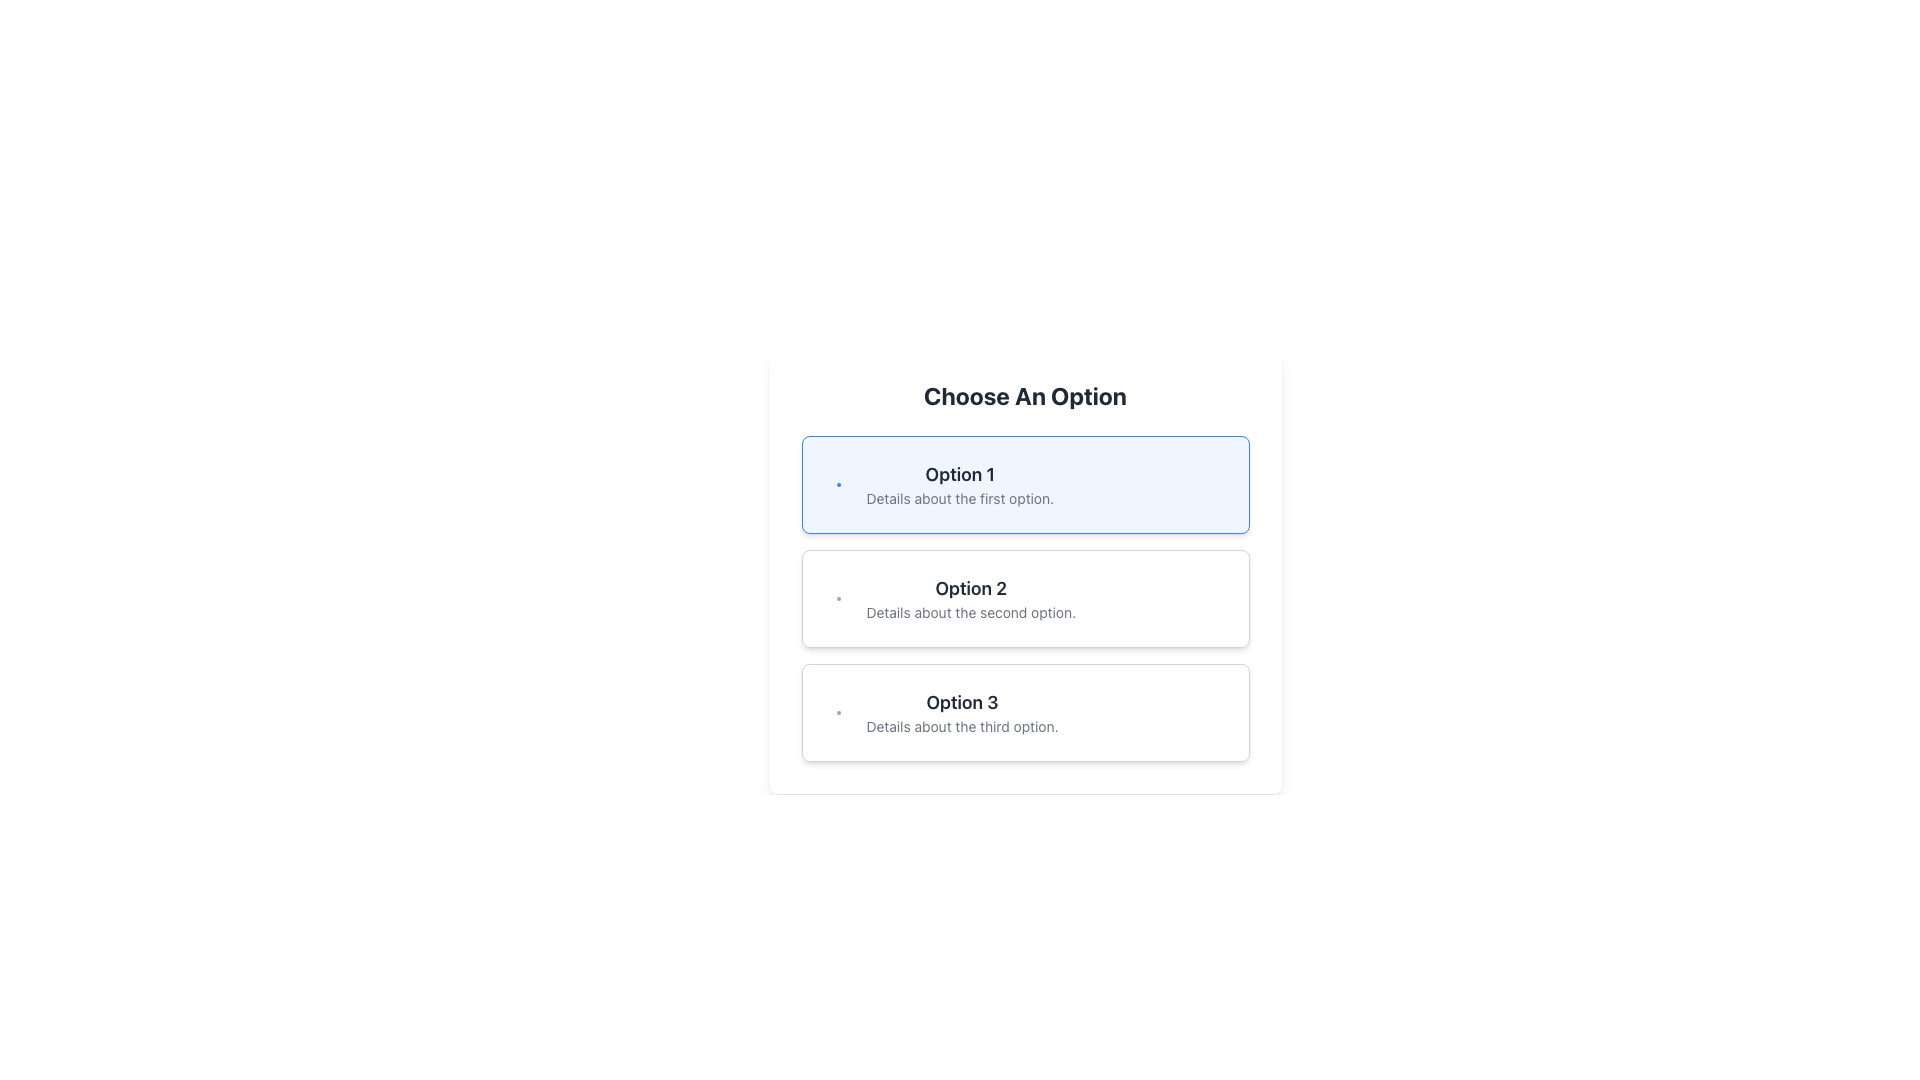 The width and height of the screenshot is (1920, 1080). I want to click on the Text Display element that provides information regarding 'Option 1', which is centrally located within the first item of a vertical list following 'Choose An Option', so click(960, 485).